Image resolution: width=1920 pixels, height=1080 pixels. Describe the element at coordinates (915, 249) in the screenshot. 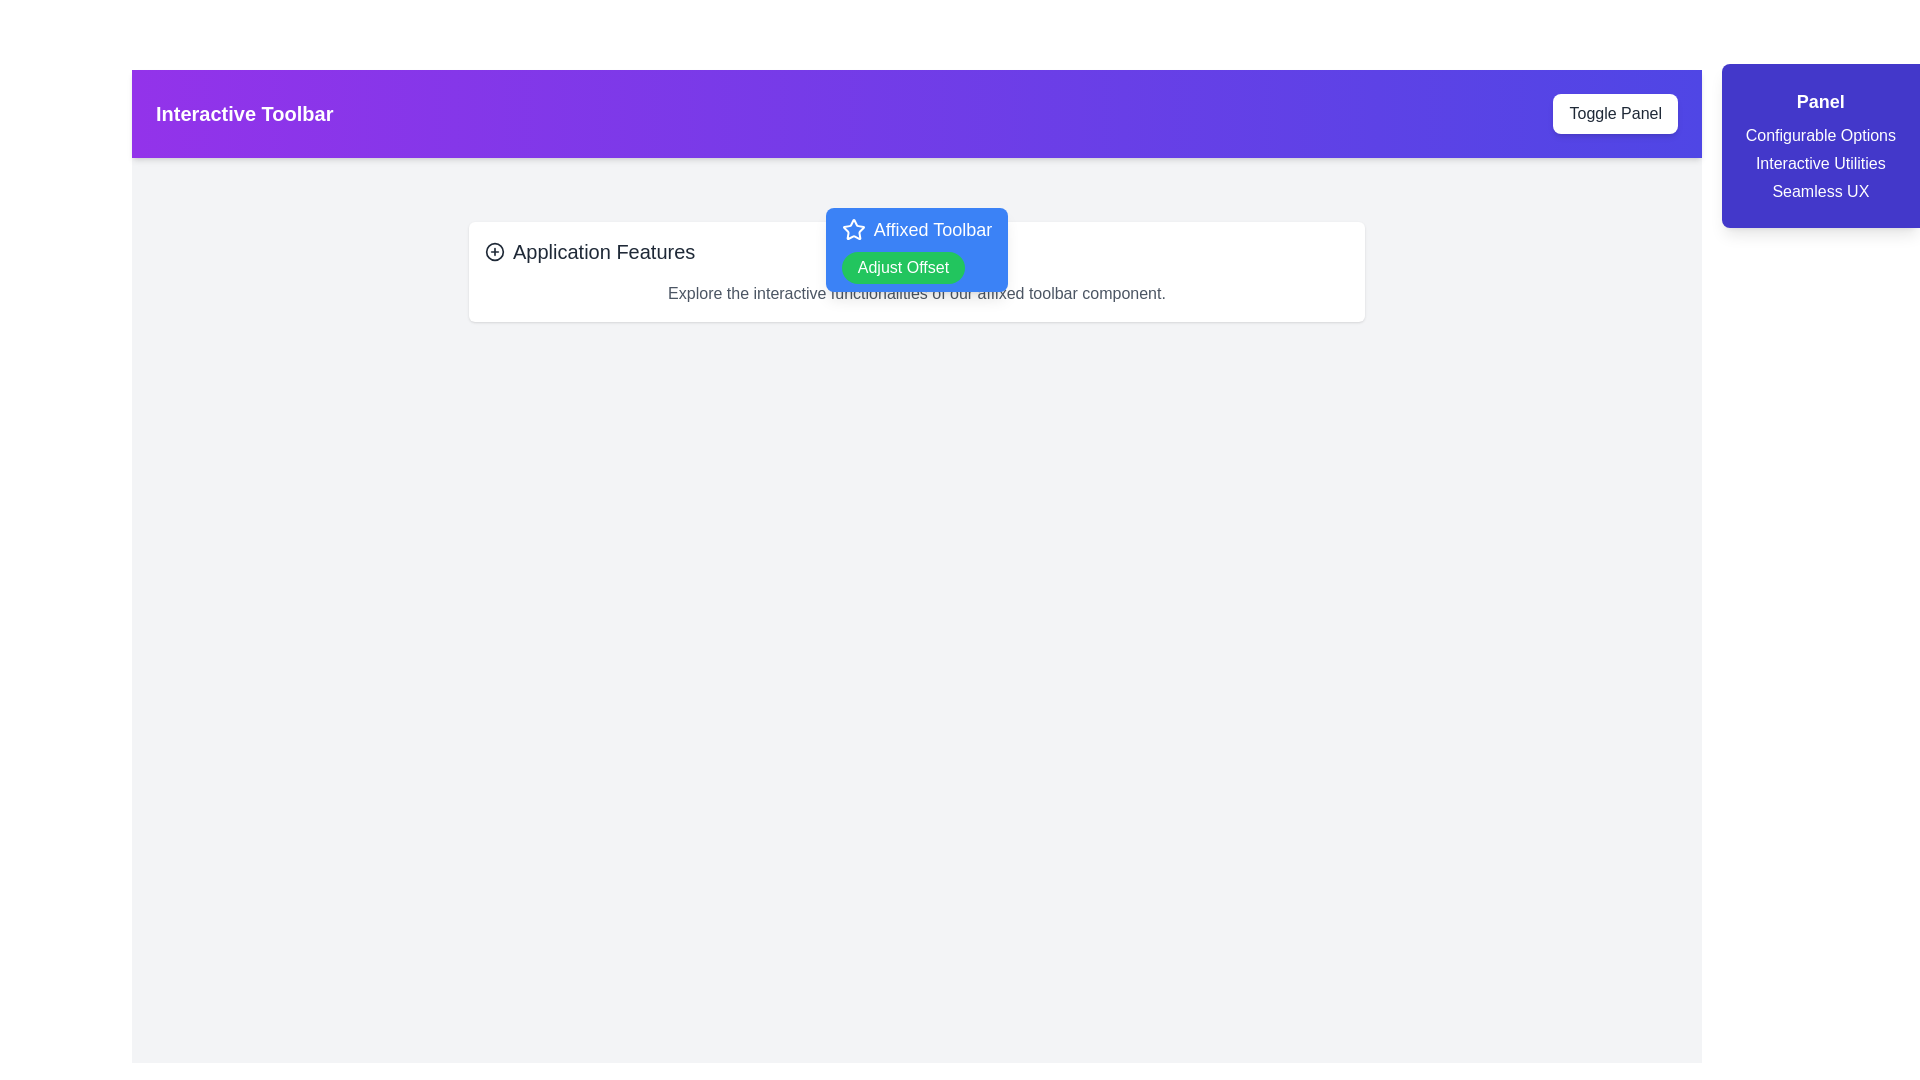

I see `the interactive toolbar label with the text 'Affixed Toolbar' and the button labeled 'Adjust Offset'` at that location.